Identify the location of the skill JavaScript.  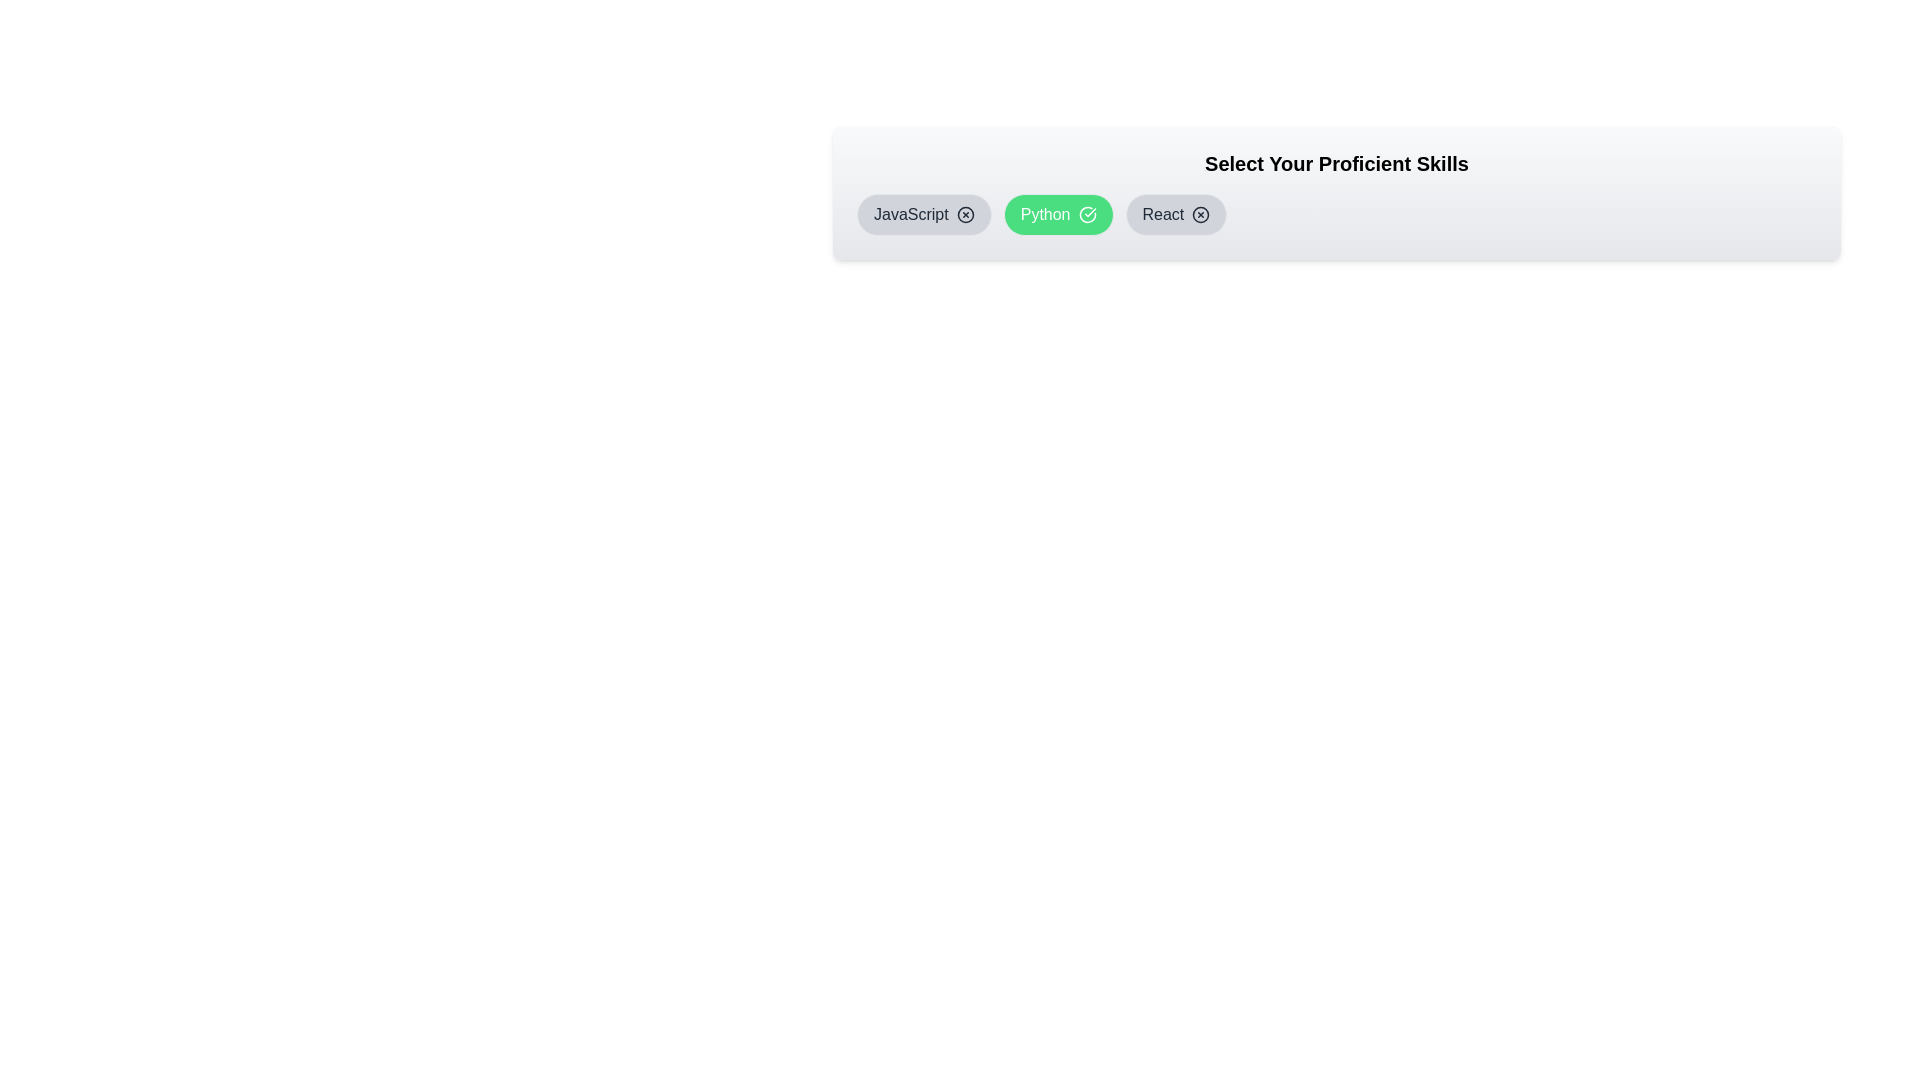
(923, 215).